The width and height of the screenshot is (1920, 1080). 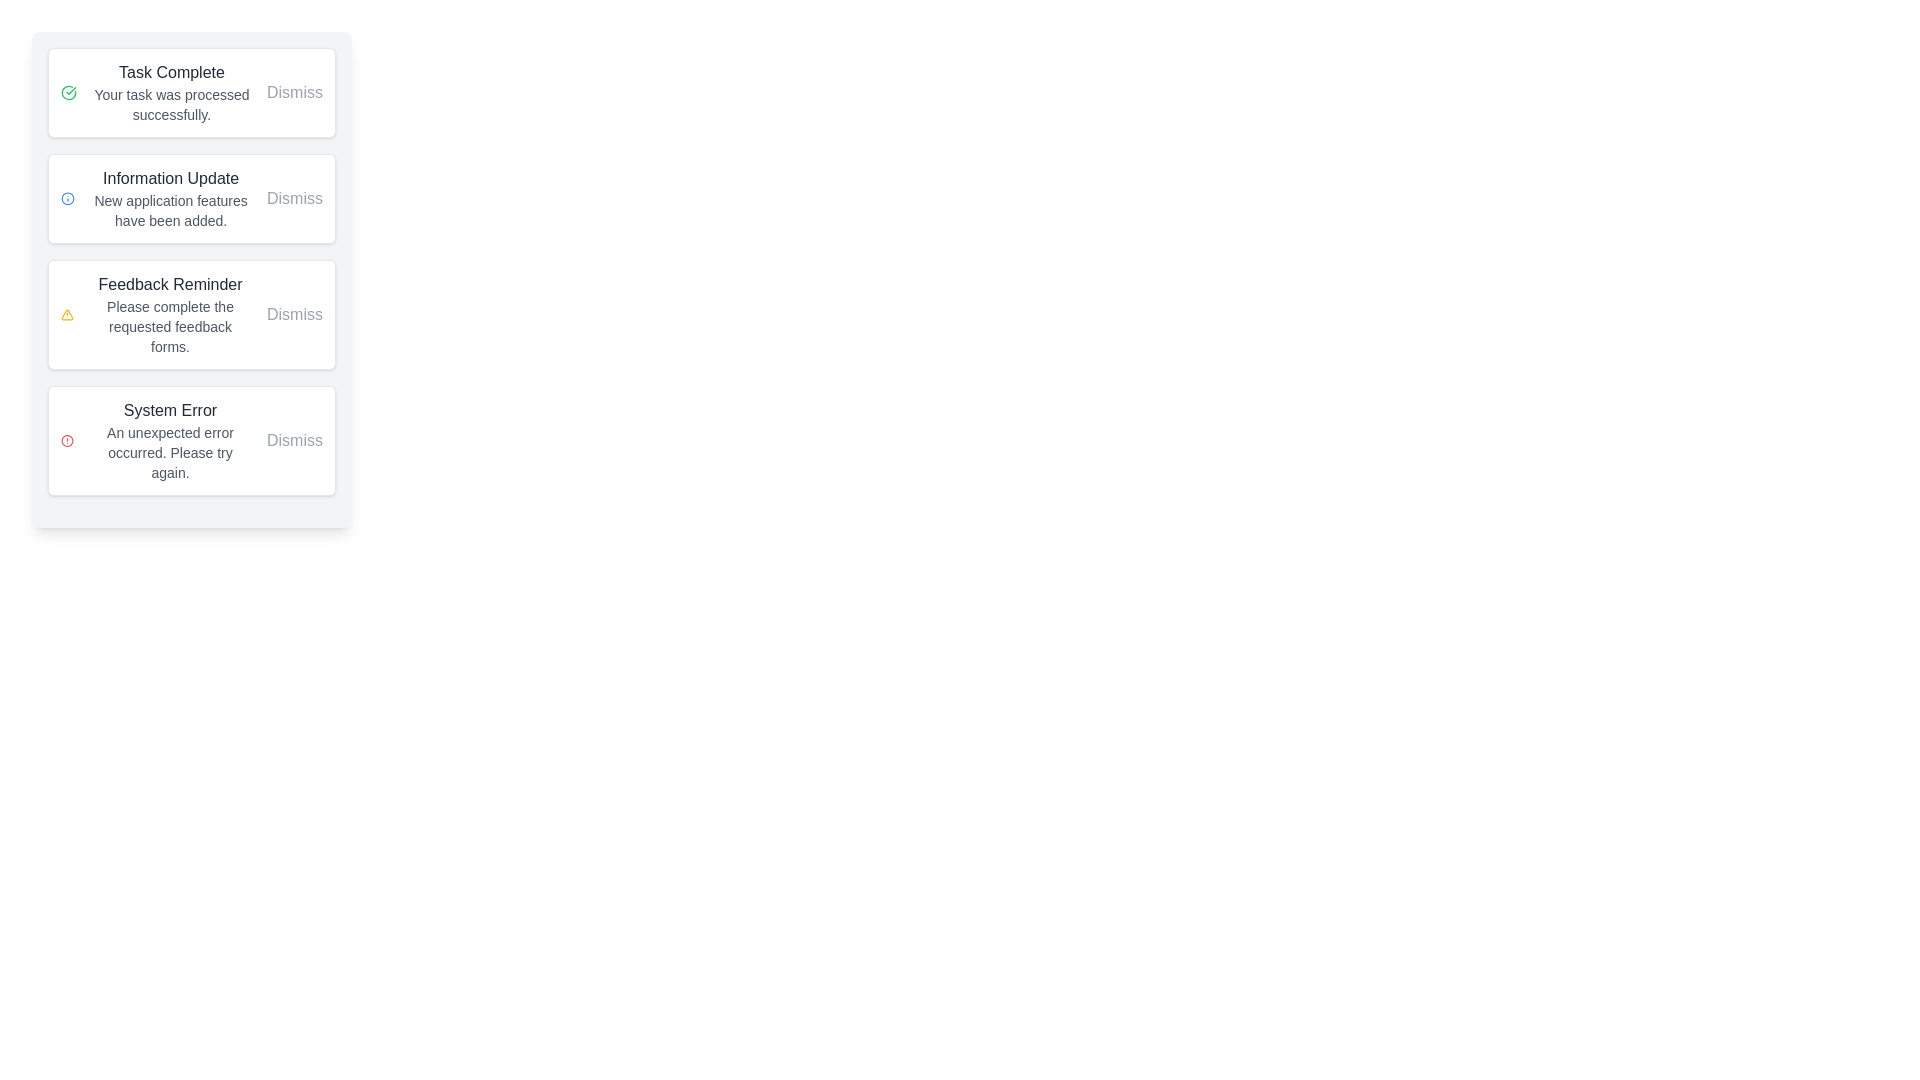 What do you see at coordinates (68, 92) in the screenshot?
I see `the green circular icon with a check mark that indicates success, located at the top of the notification card with the header 'Task Complete'` at bounding box center [68, 92].